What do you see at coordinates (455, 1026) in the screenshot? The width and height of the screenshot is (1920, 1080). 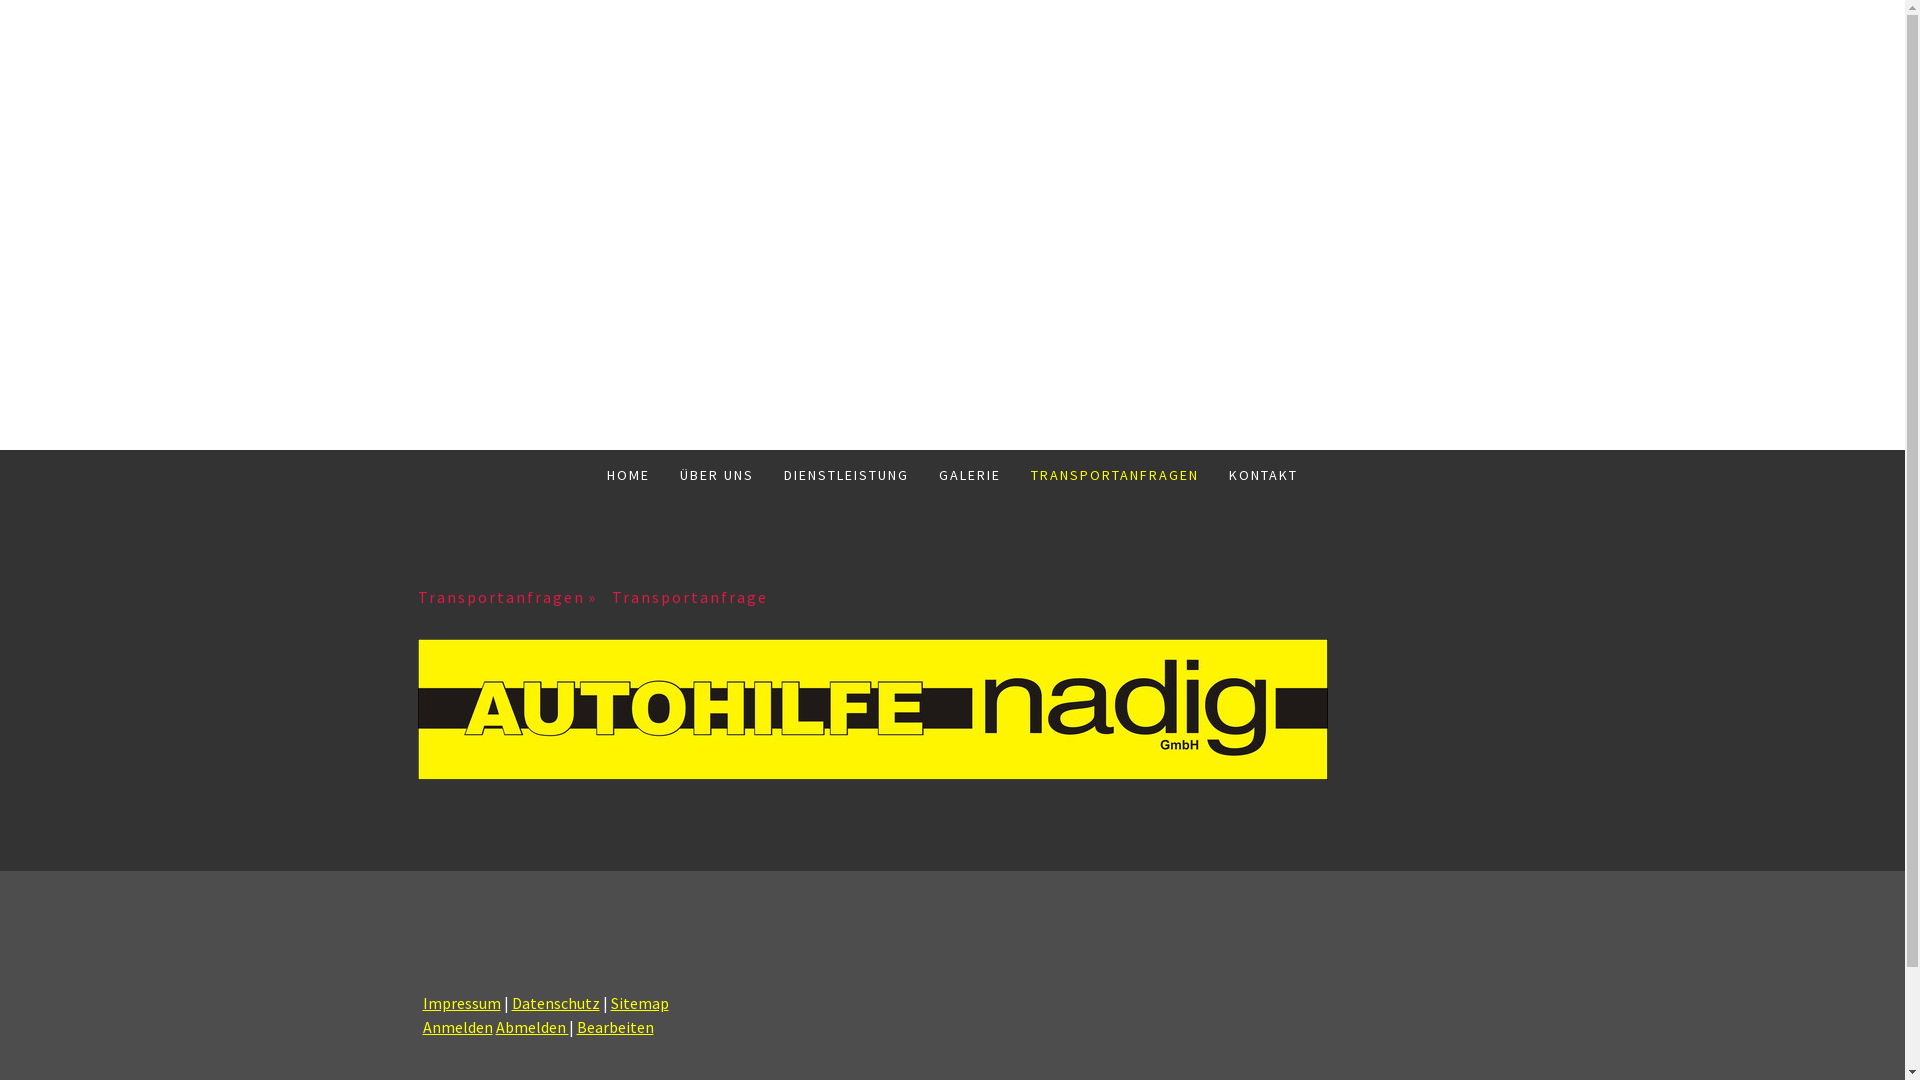 I see `'Anmelden'` at bounding box center [455, 1026].